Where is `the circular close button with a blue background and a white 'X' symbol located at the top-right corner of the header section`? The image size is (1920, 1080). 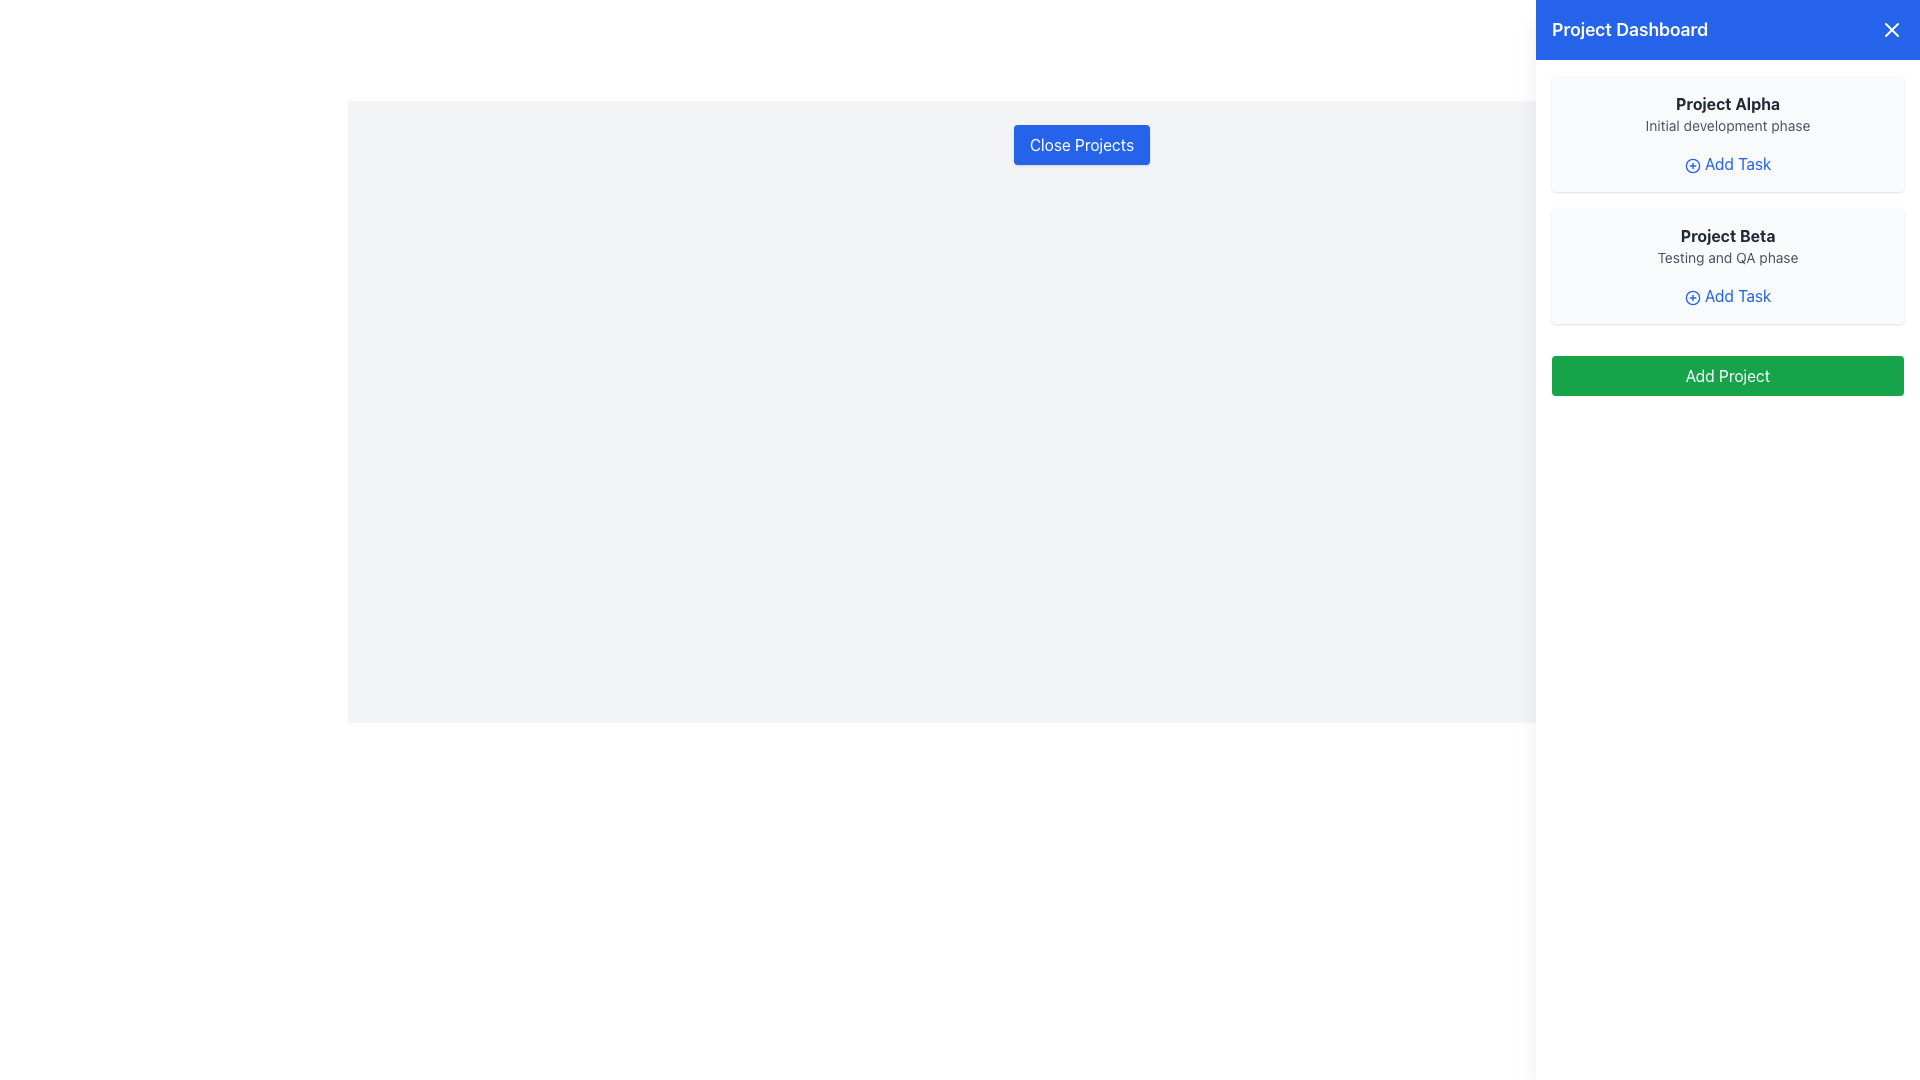 the circular close button with a blue background and a white 'X' symbol located at the top-right corner of the header section is located at coordinates (1890, 30).